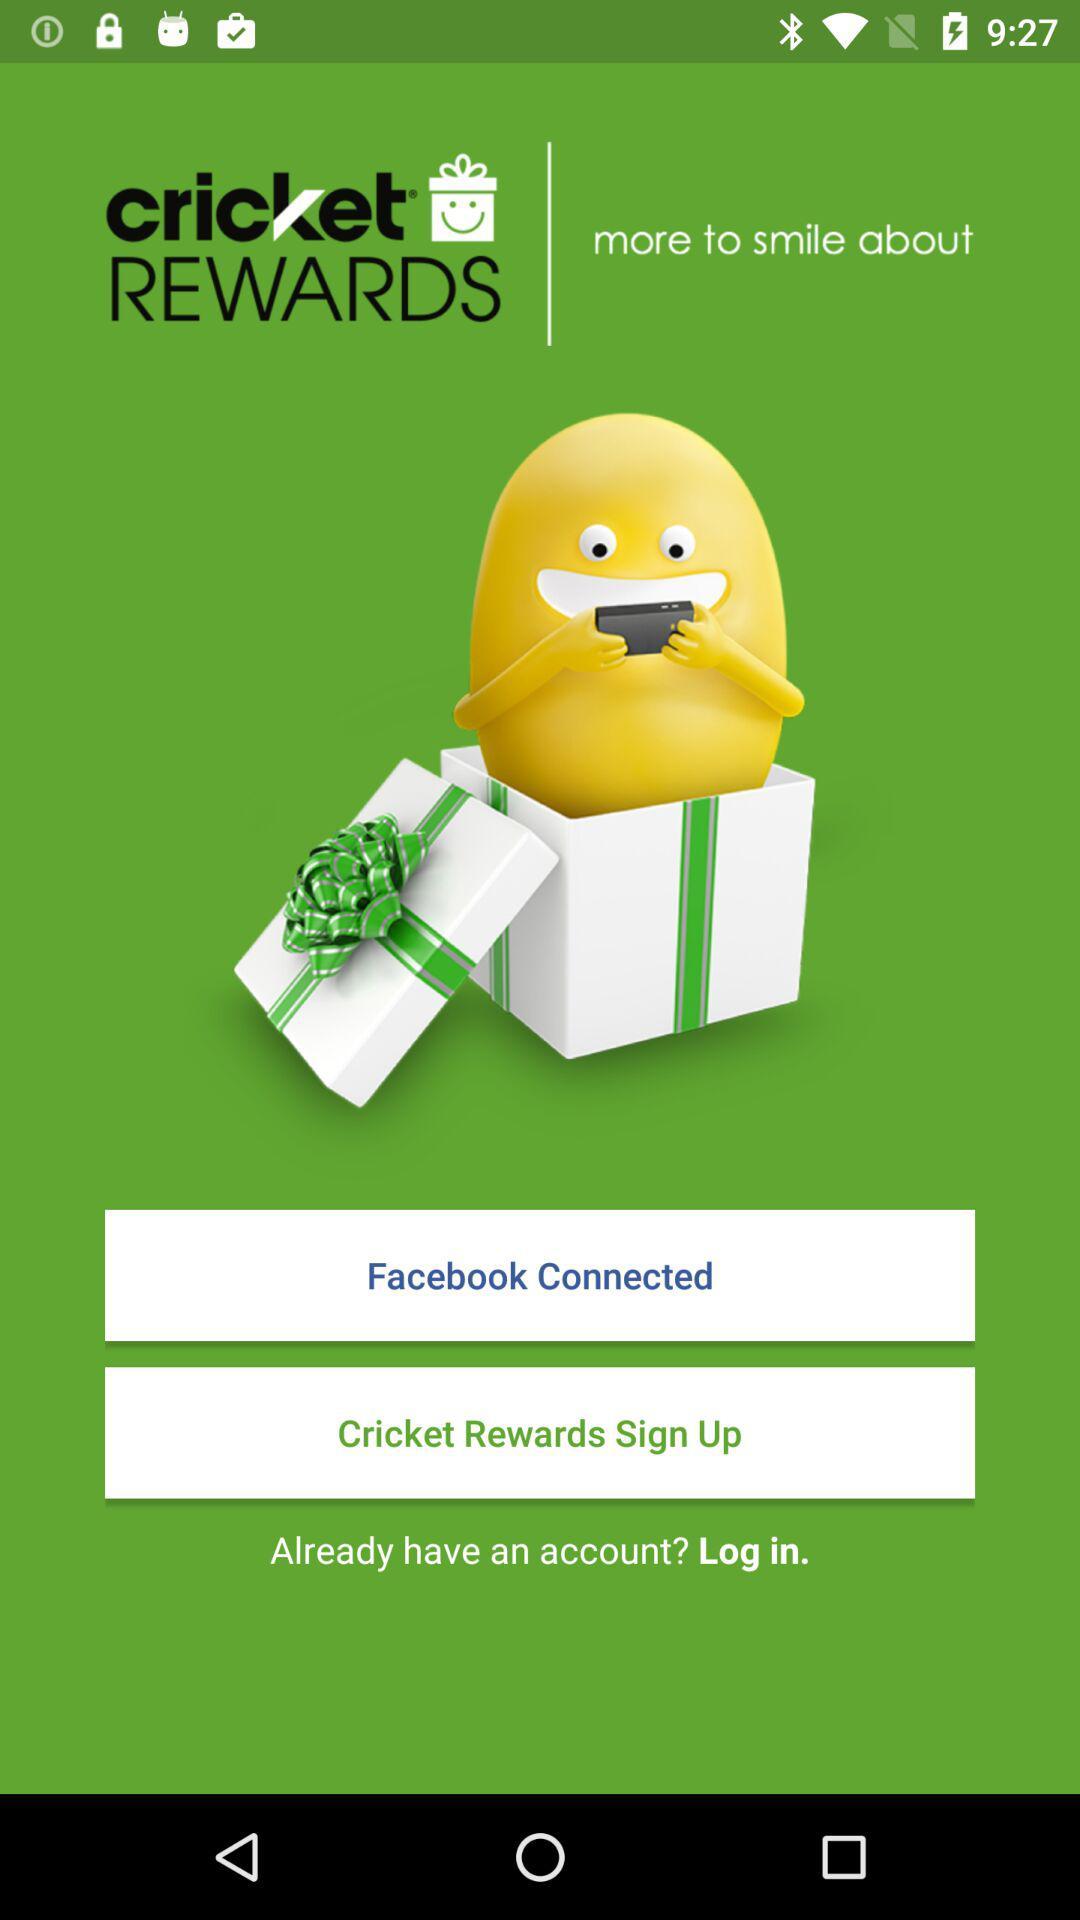  Describe the element at coordinates (540, 1274) in the screenshot. I see `the facebook connected icon` at that location.